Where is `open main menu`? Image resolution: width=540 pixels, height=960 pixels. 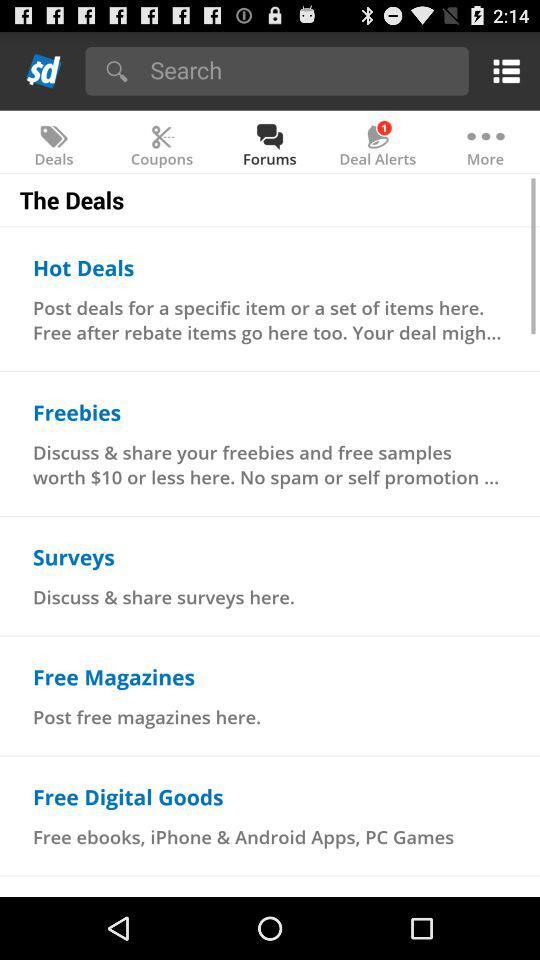
open main menu is located at coordinates (502, 70).